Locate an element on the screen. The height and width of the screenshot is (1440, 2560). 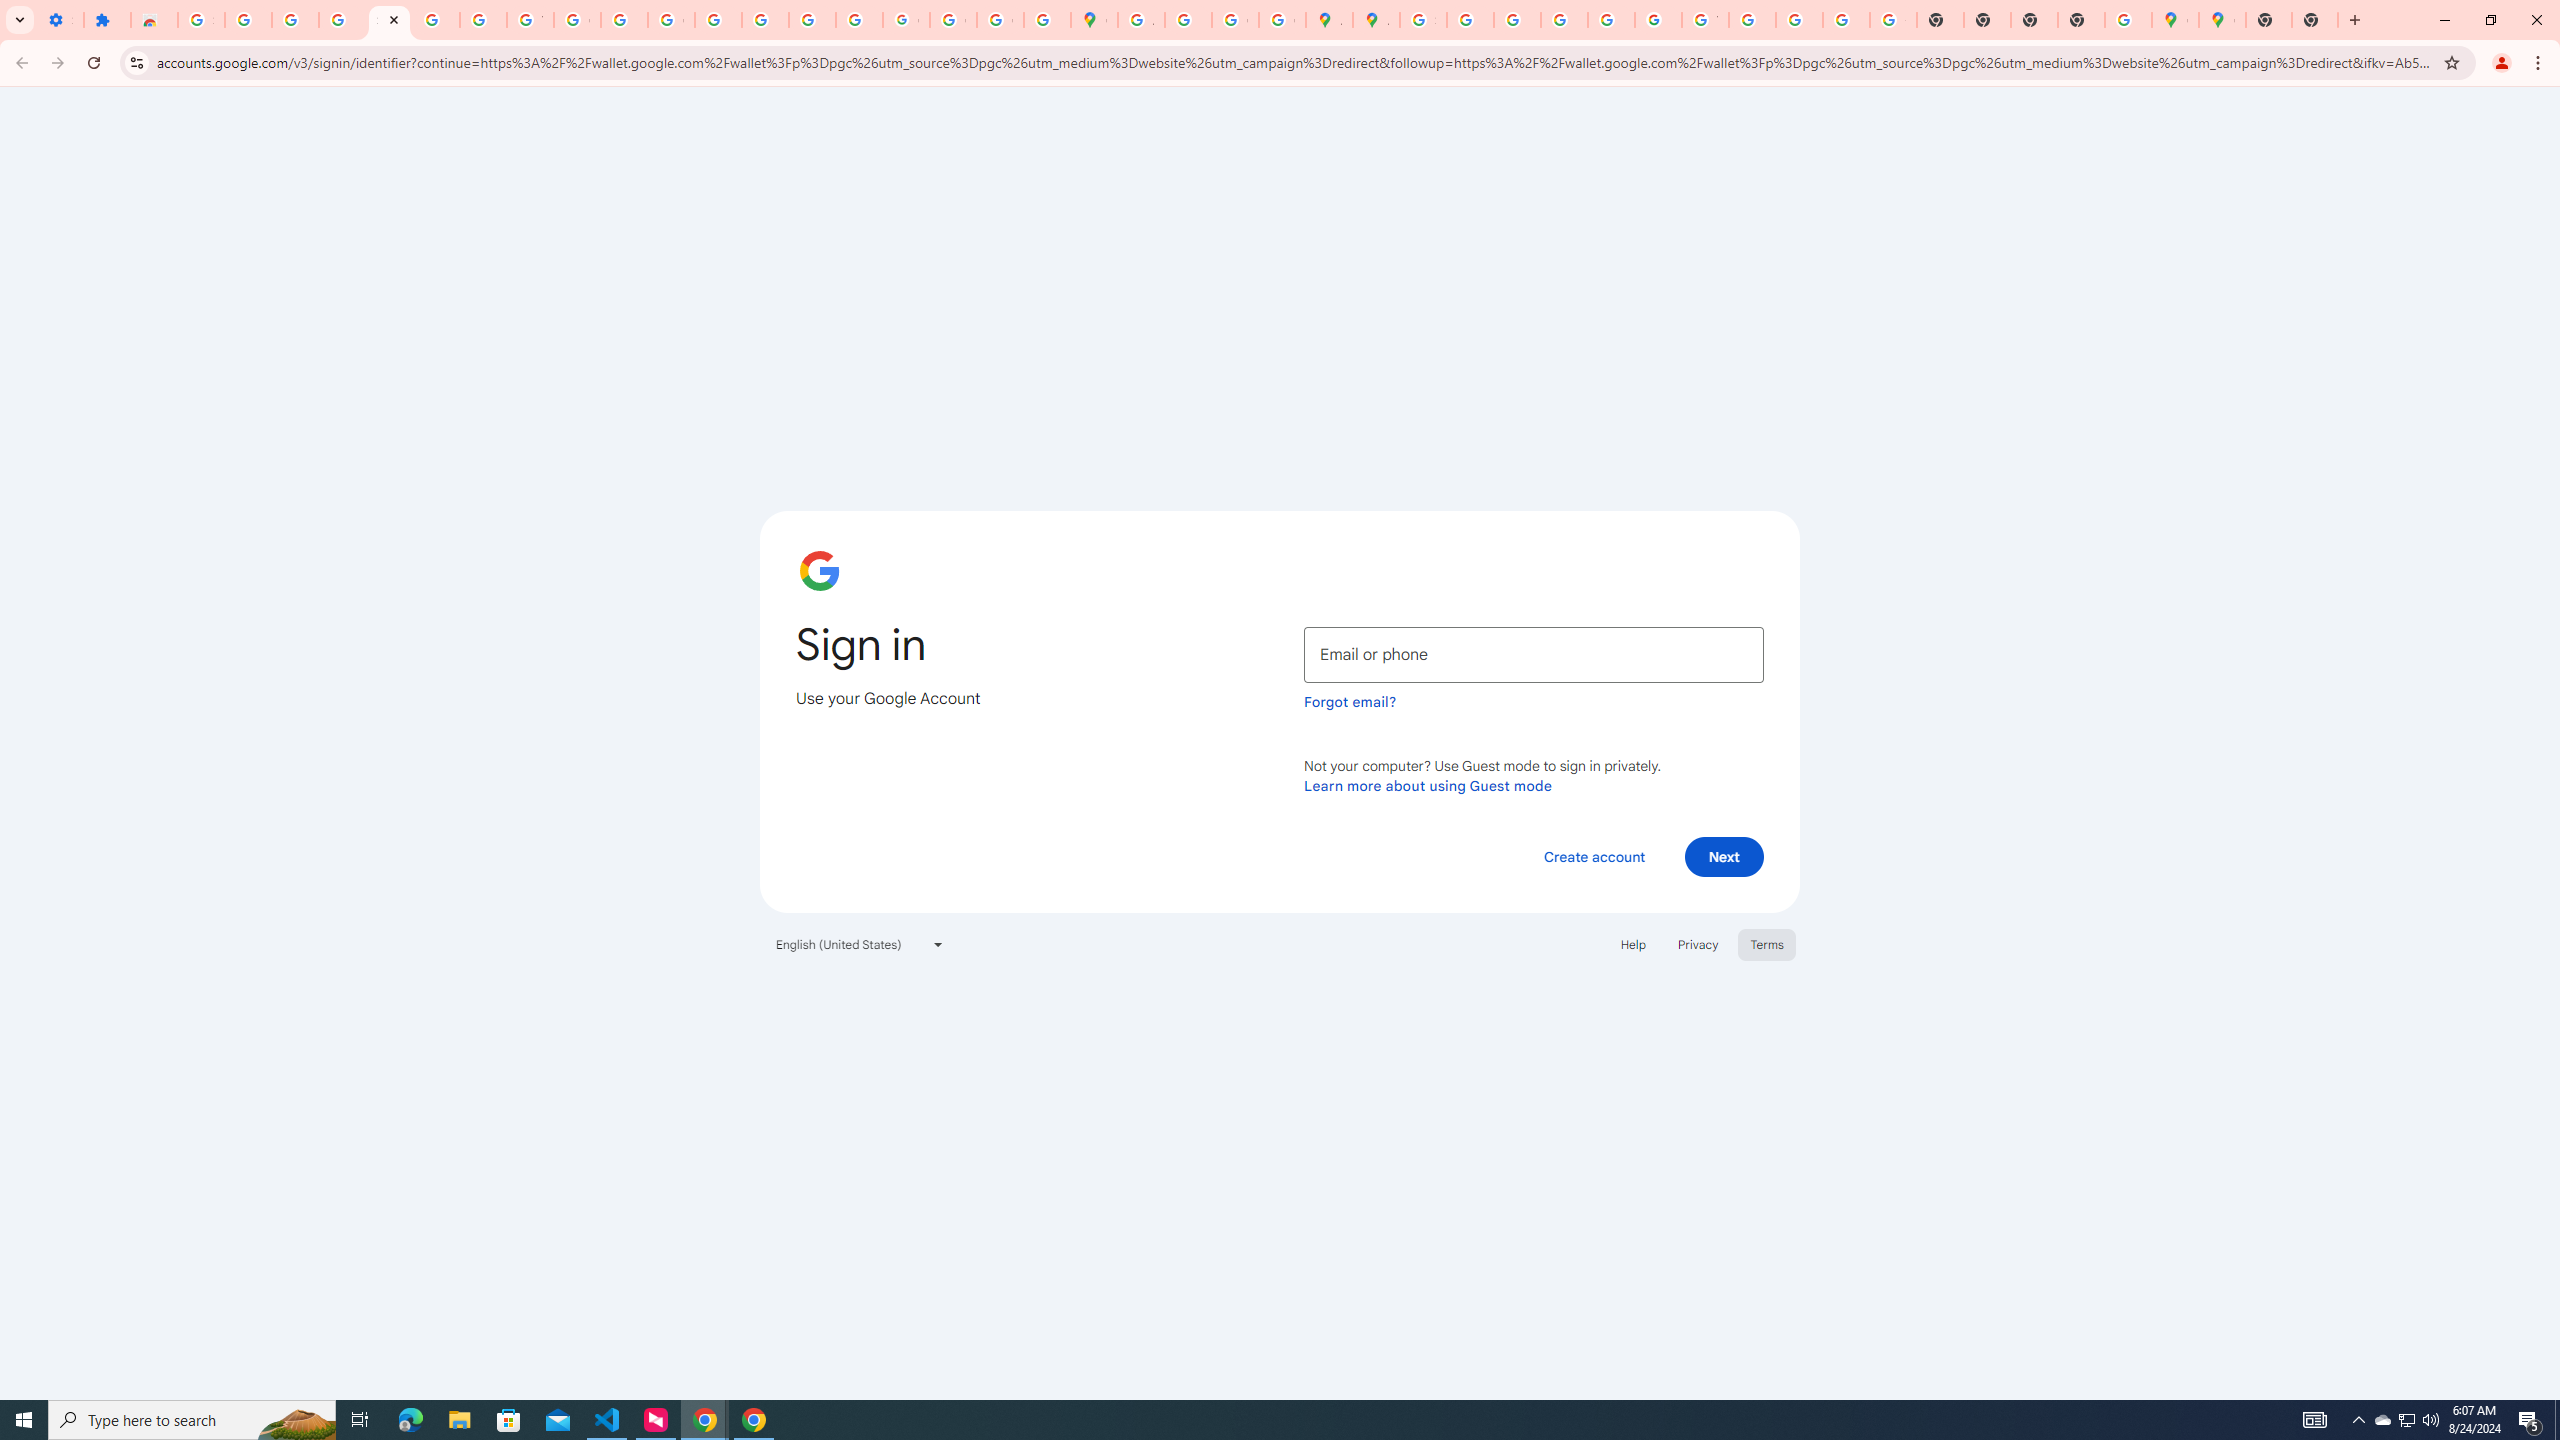
'New Tab' is located at coordinates (2268, 19).